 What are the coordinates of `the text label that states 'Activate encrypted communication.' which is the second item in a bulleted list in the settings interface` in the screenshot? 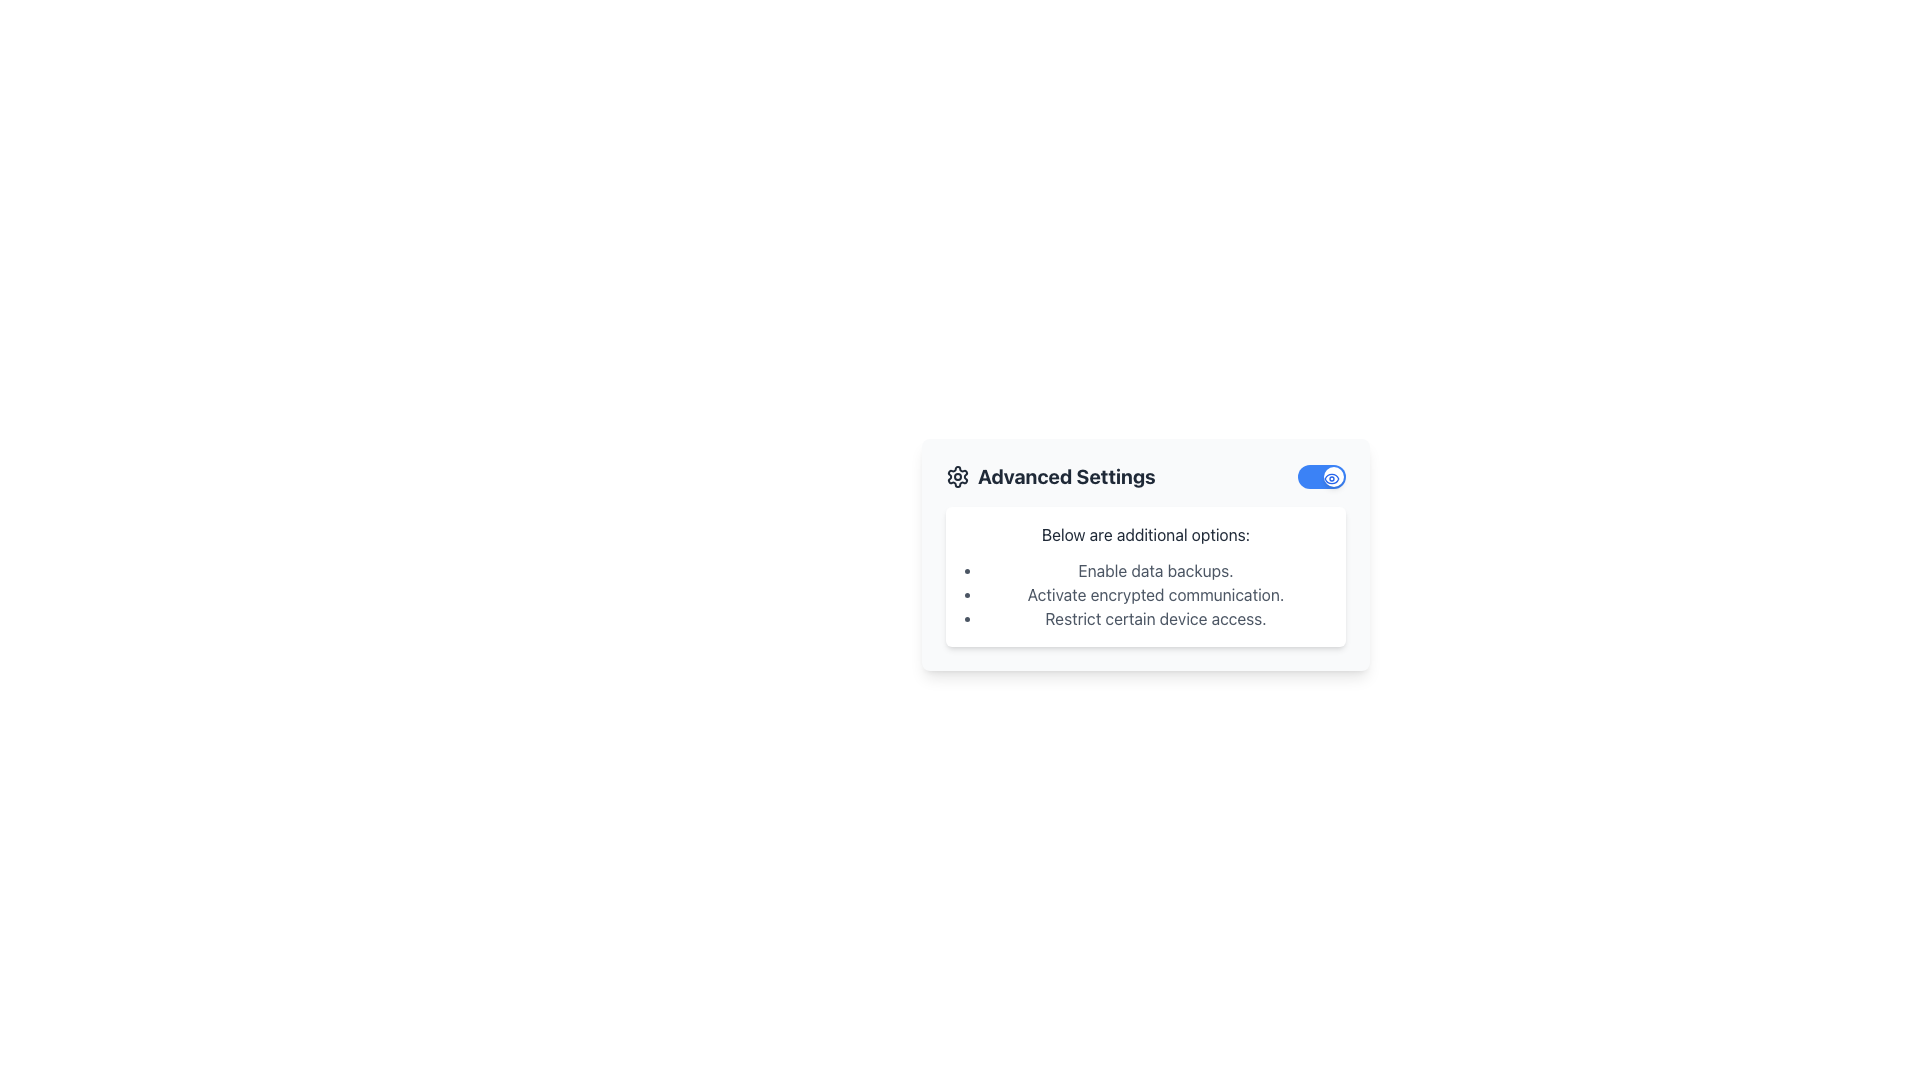 It's located at (1156, 593).